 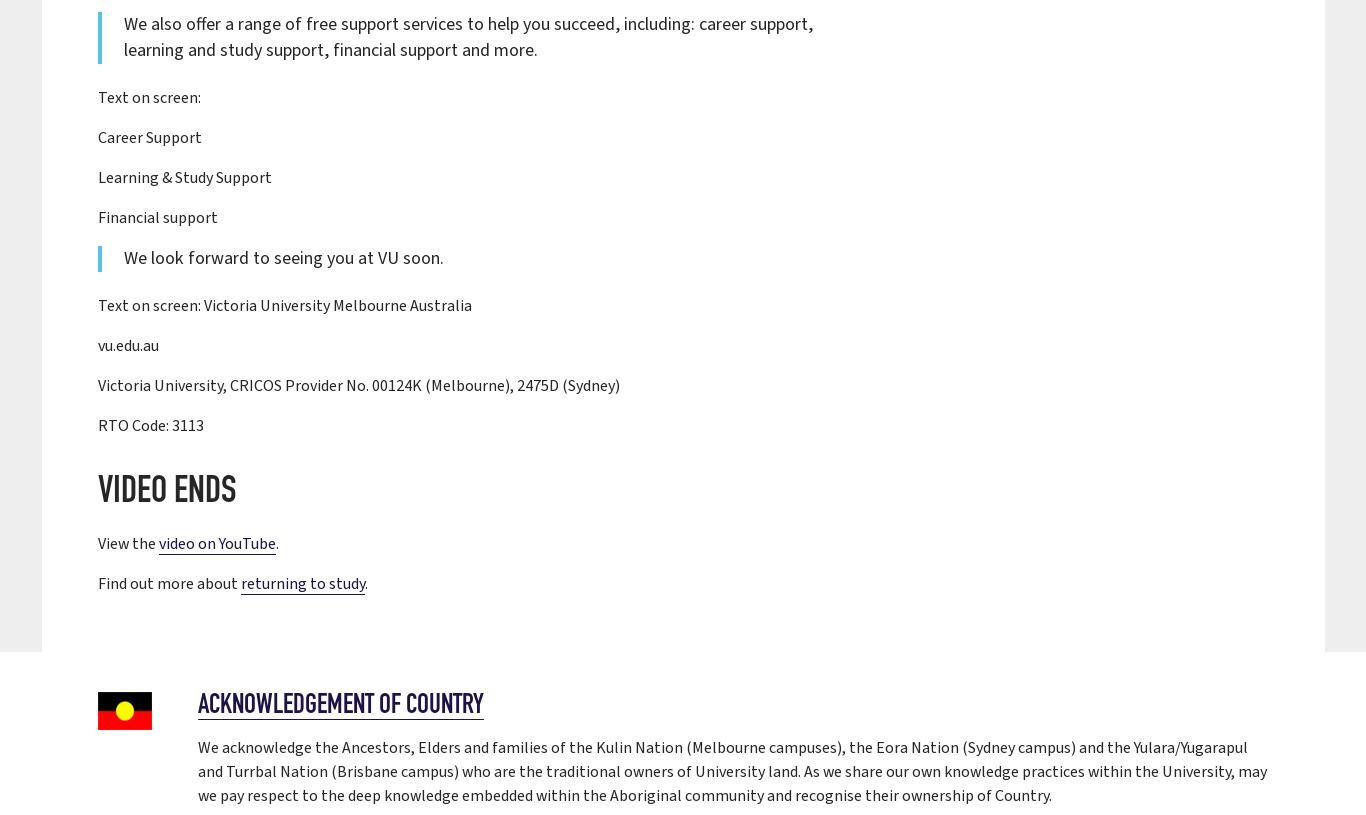 What do you see at coordinates (97, 344) in the screenshot?
I see `'vu.edu.au'` at bounding box center [97, 344].